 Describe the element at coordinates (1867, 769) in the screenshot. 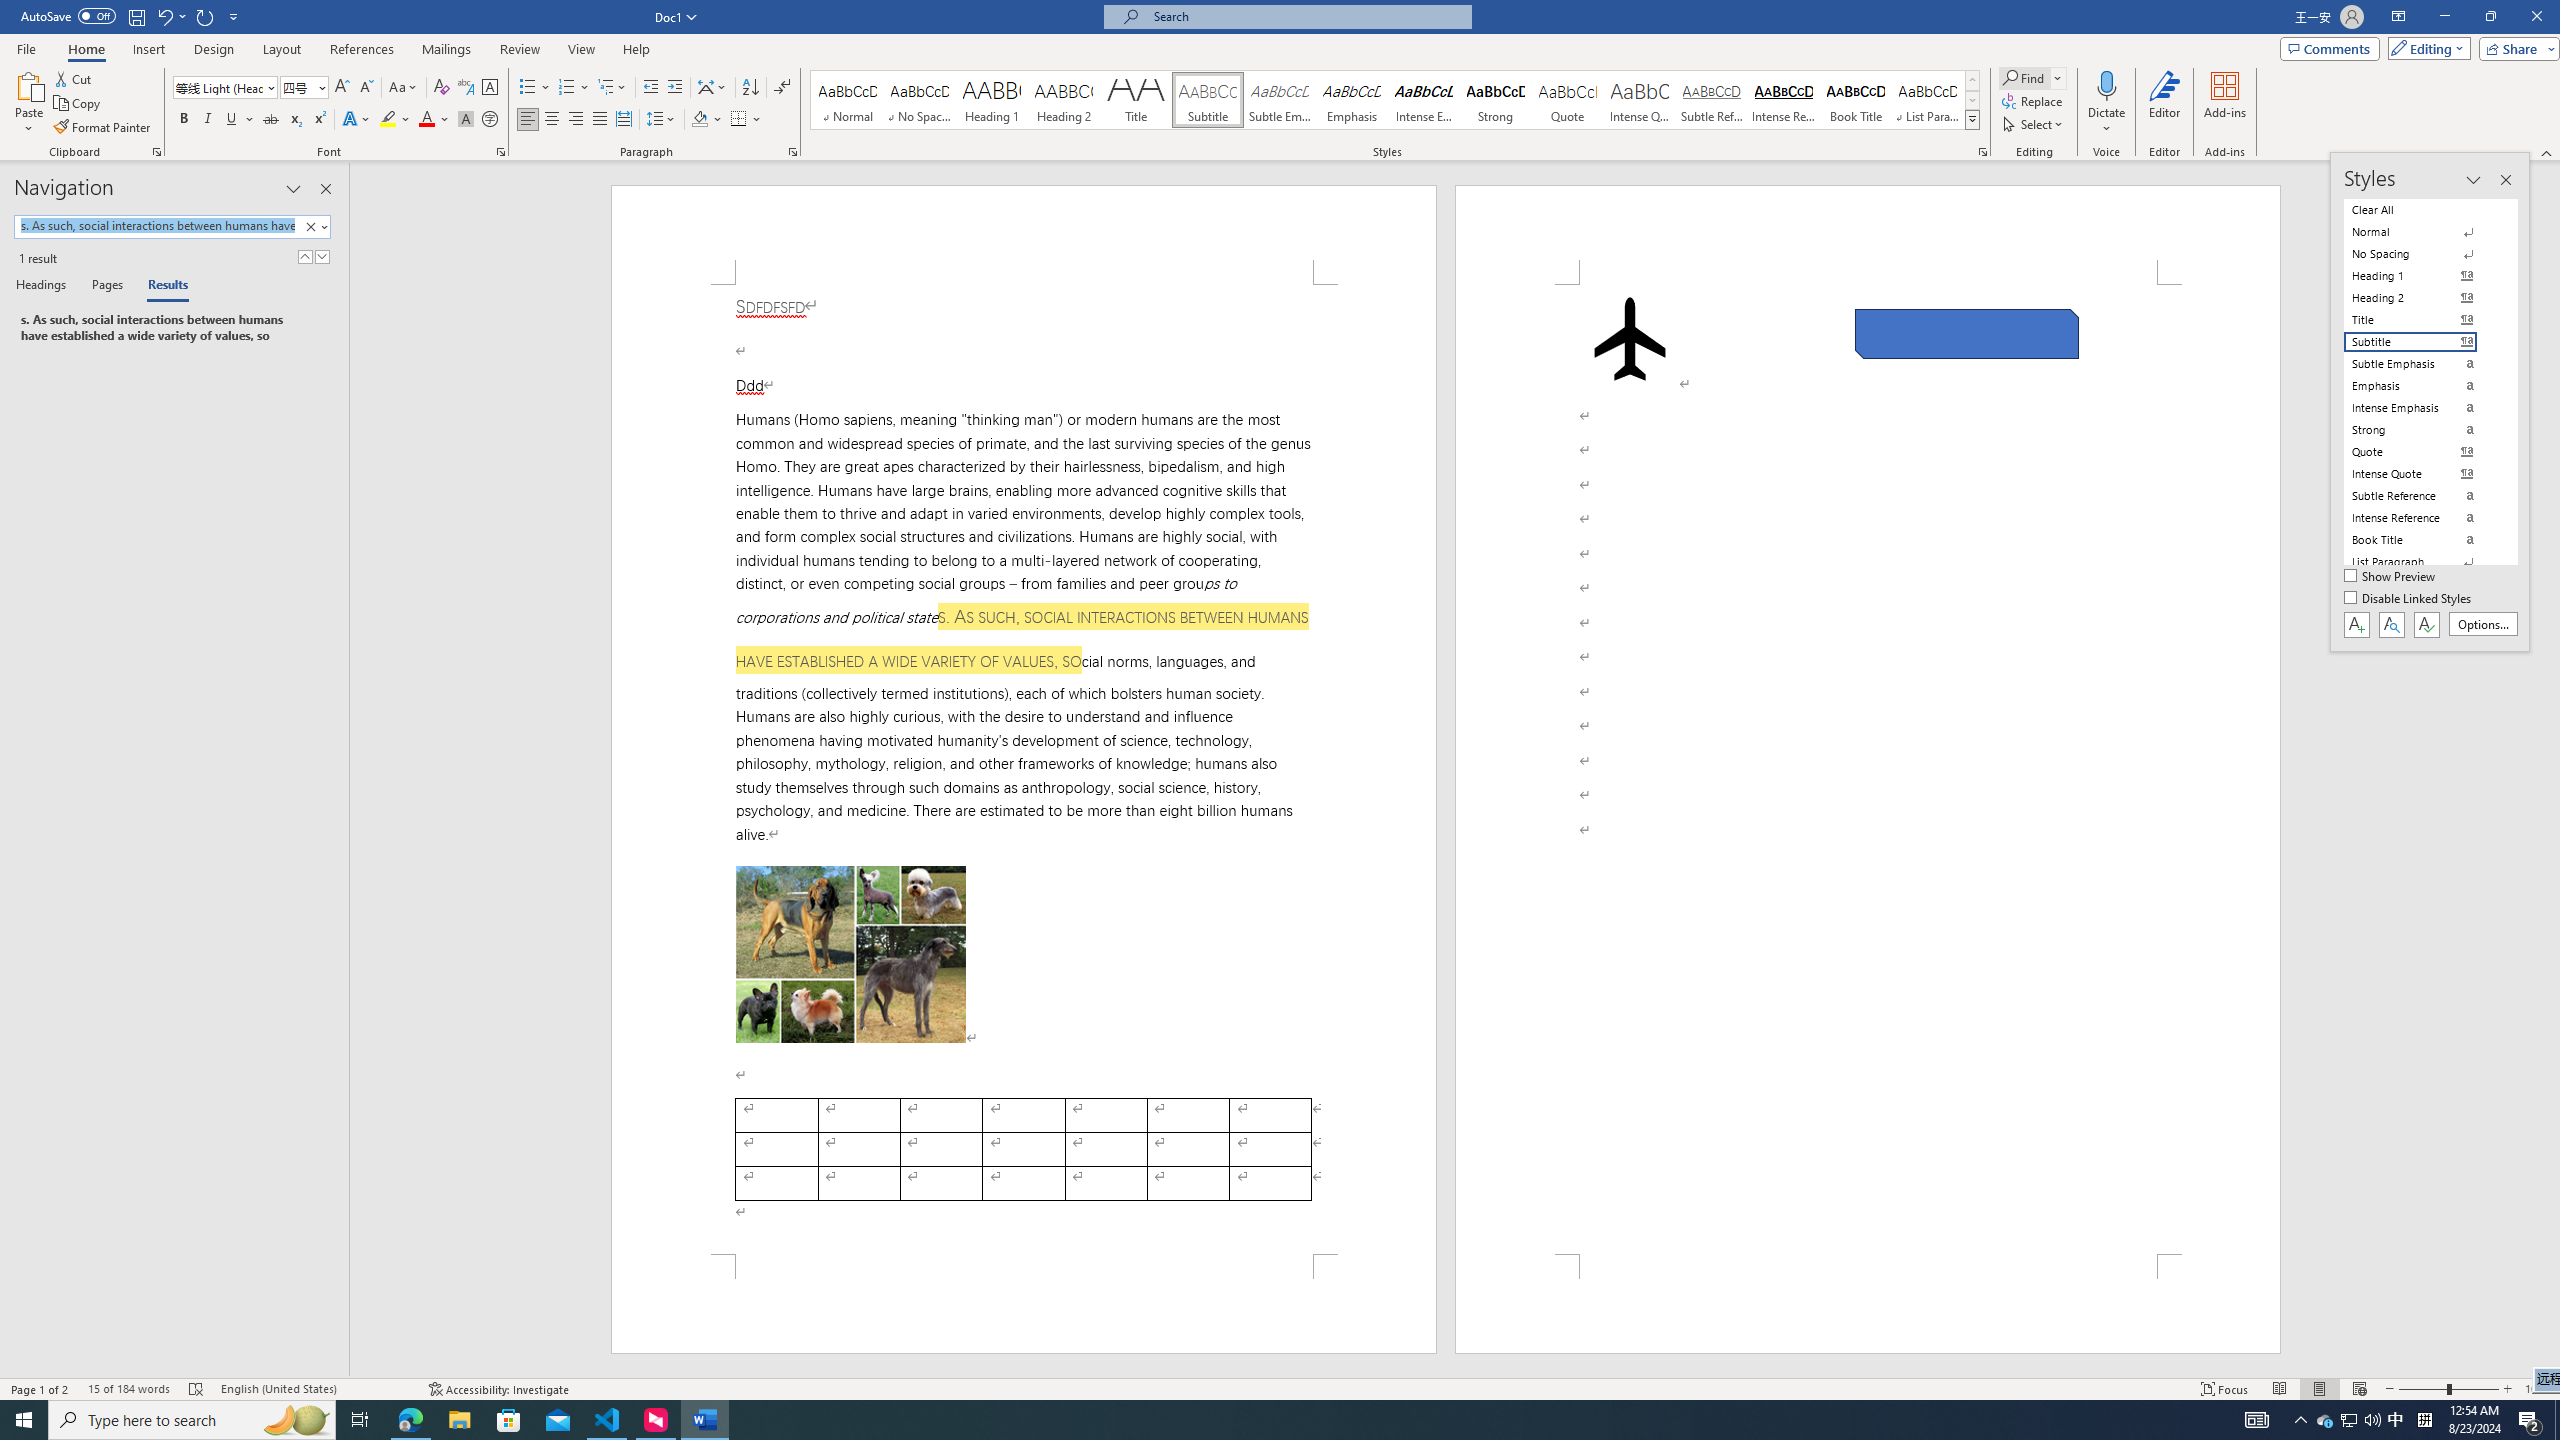

I see `'Page 2 content'` at that location.